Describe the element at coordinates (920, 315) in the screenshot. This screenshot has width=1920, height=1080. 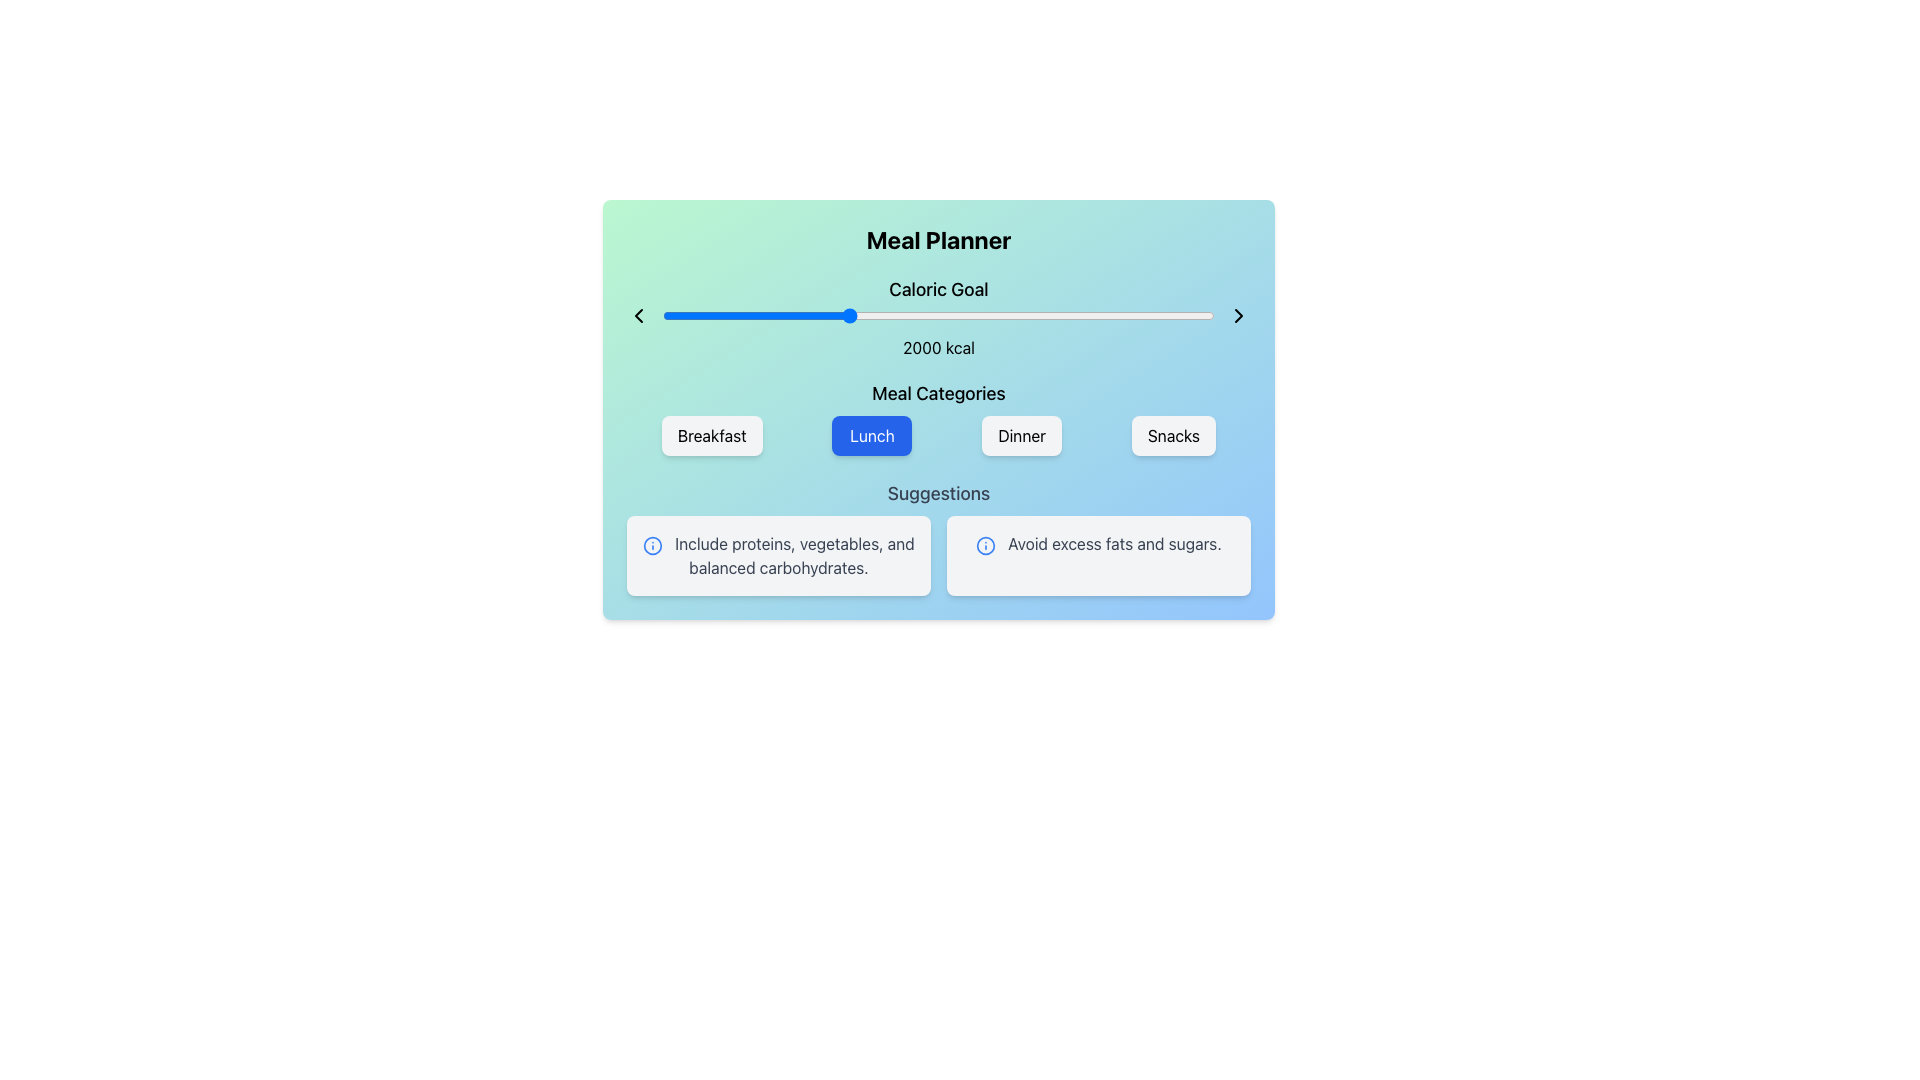
I see `caloric goal` at that location.